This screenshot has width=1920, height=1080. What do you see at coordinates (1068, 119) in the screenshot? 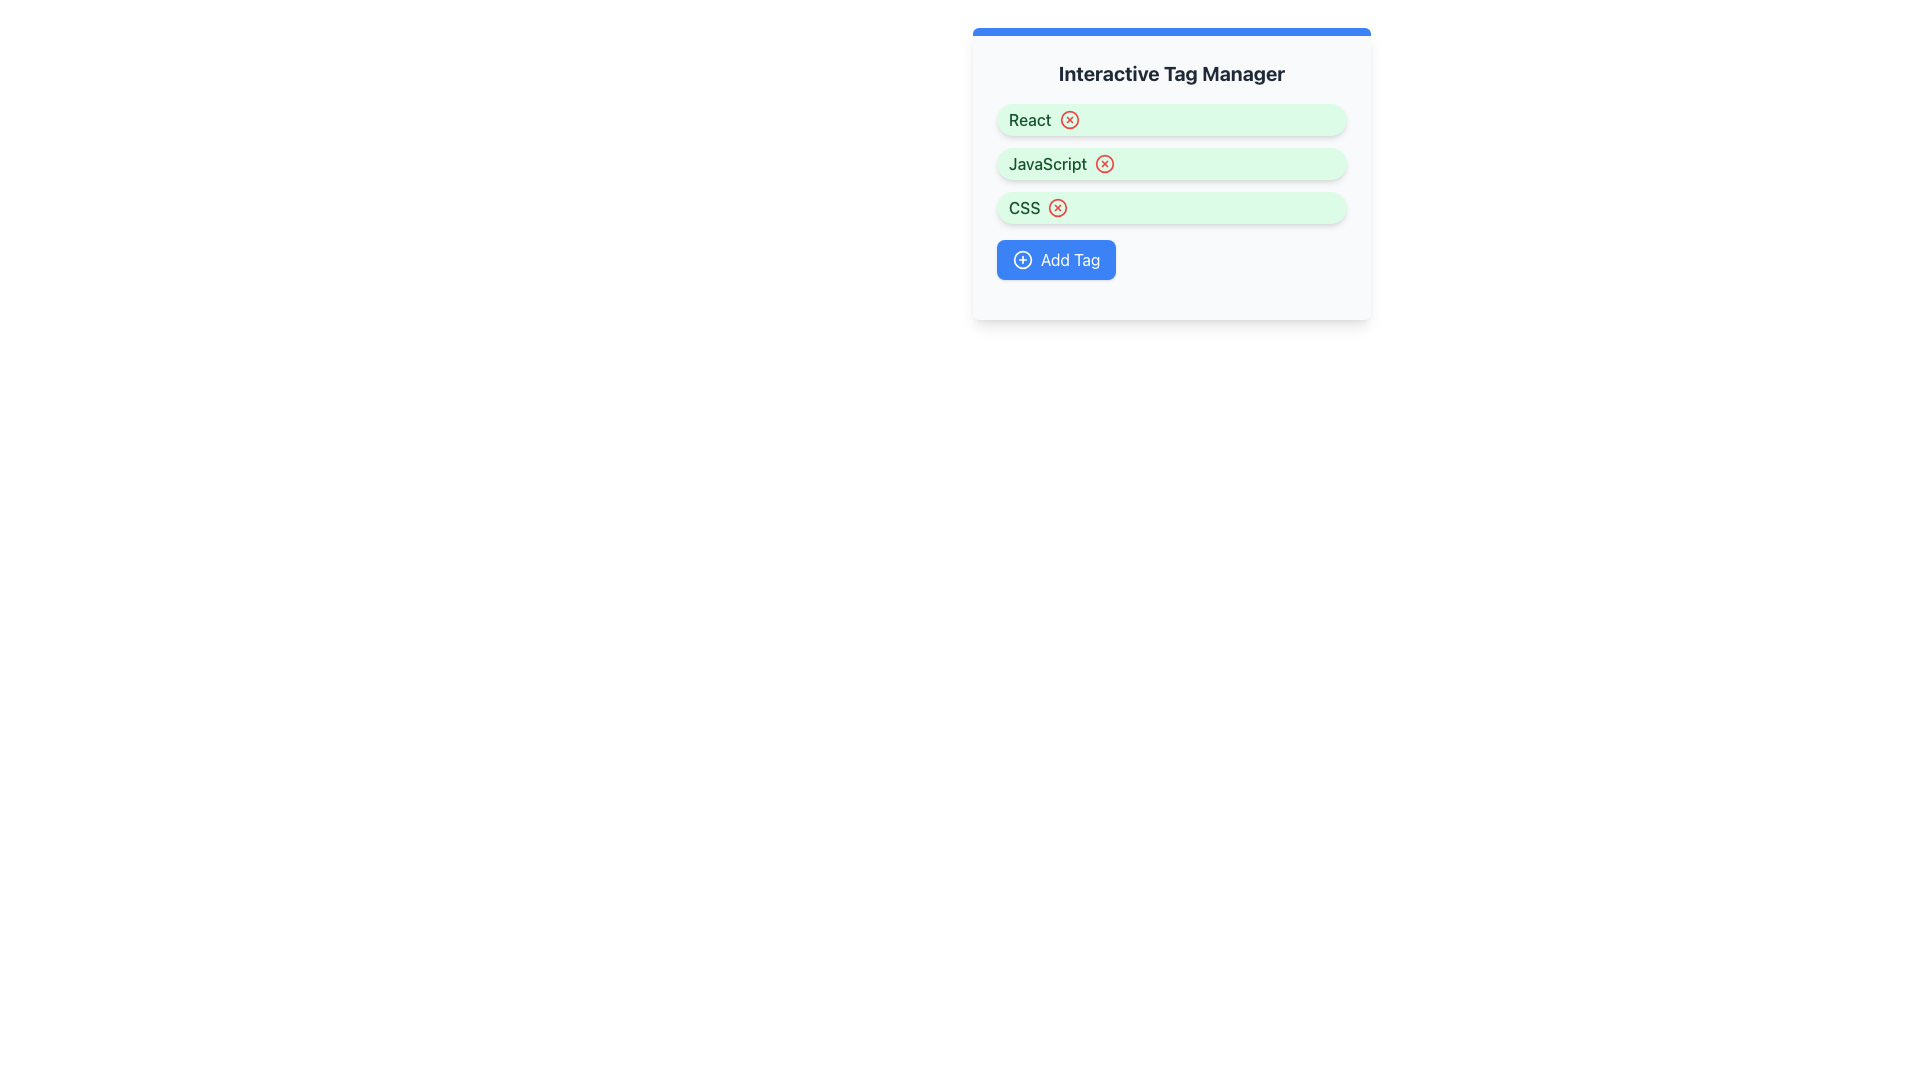
I see `the delete button associated with the 'React' tag to change its color` at bounding box center [1068, 119].